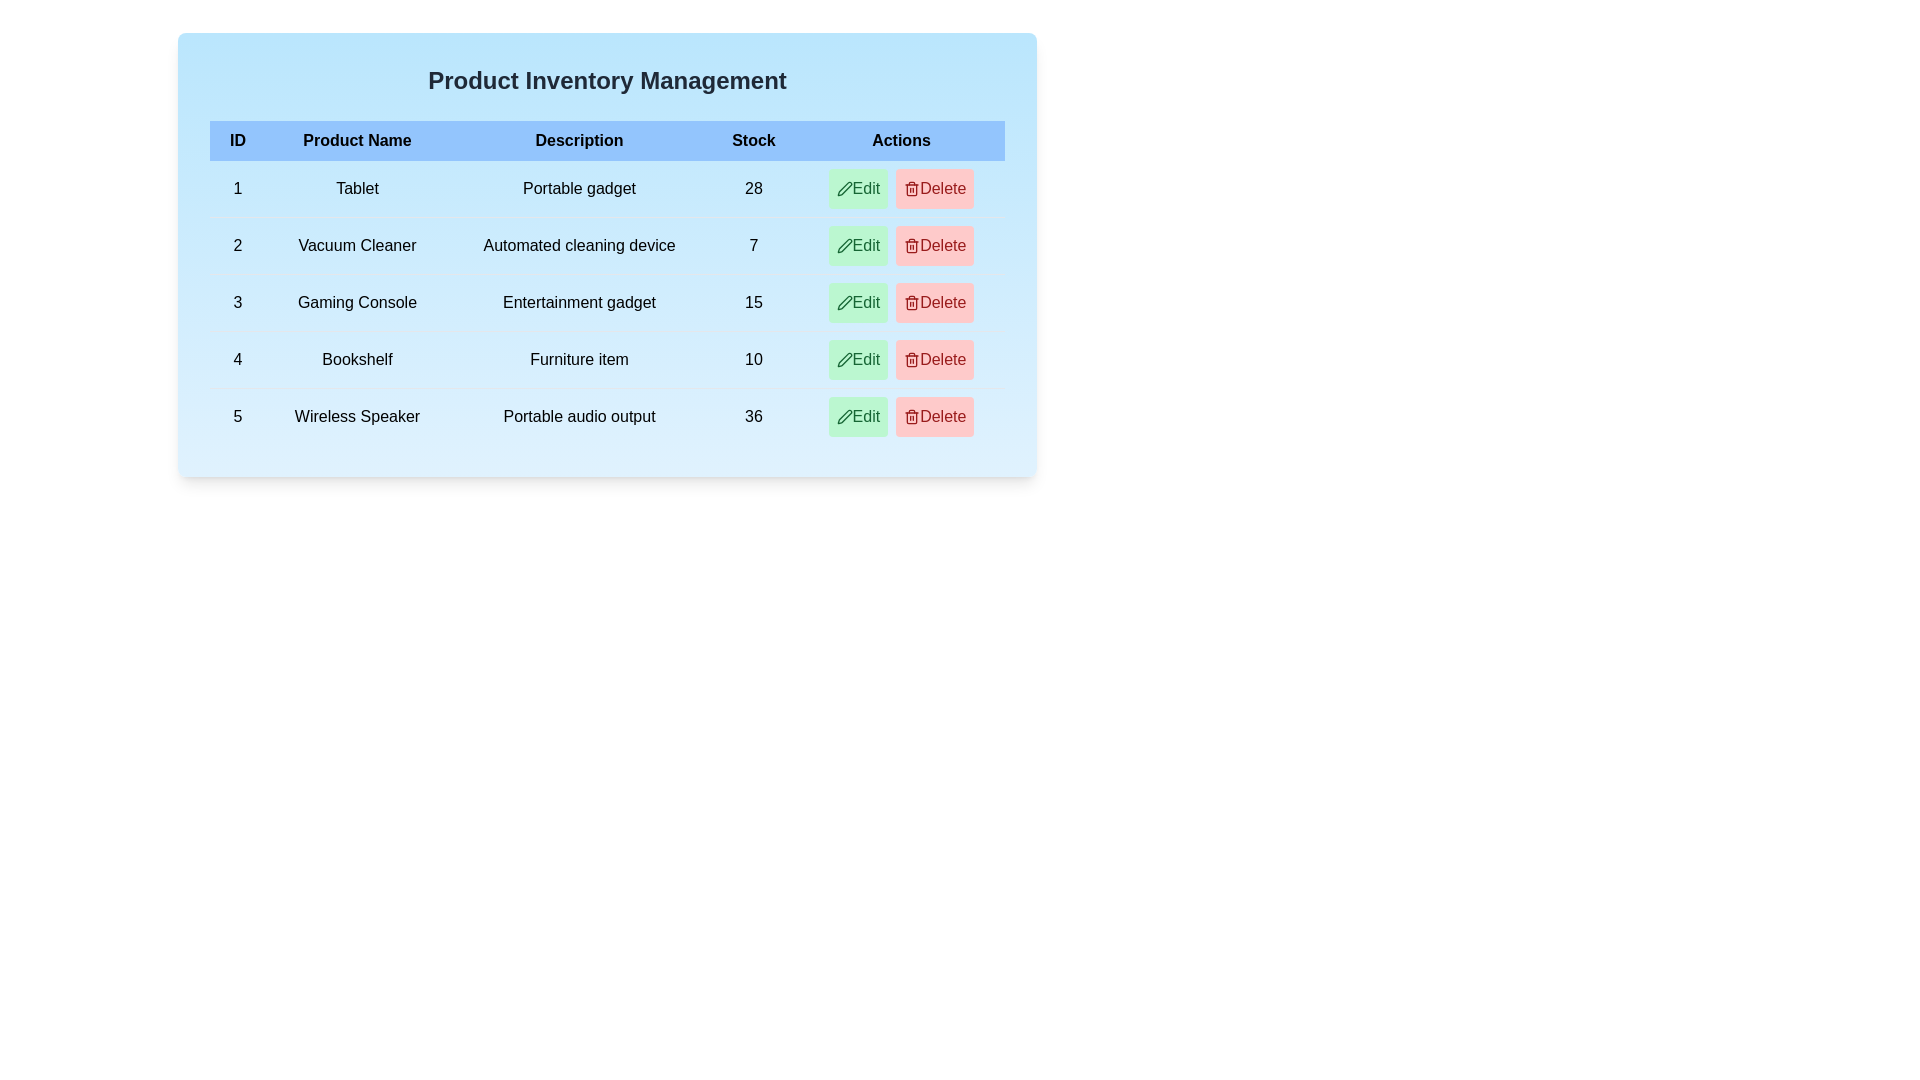  What do you see at coordinates (237, 189) in the screenshot?
I see `the static text label that serves as an identifier for the corresponding data row in the table, located in the first row and column of the tabular layout` at bounding box center [237, 189].